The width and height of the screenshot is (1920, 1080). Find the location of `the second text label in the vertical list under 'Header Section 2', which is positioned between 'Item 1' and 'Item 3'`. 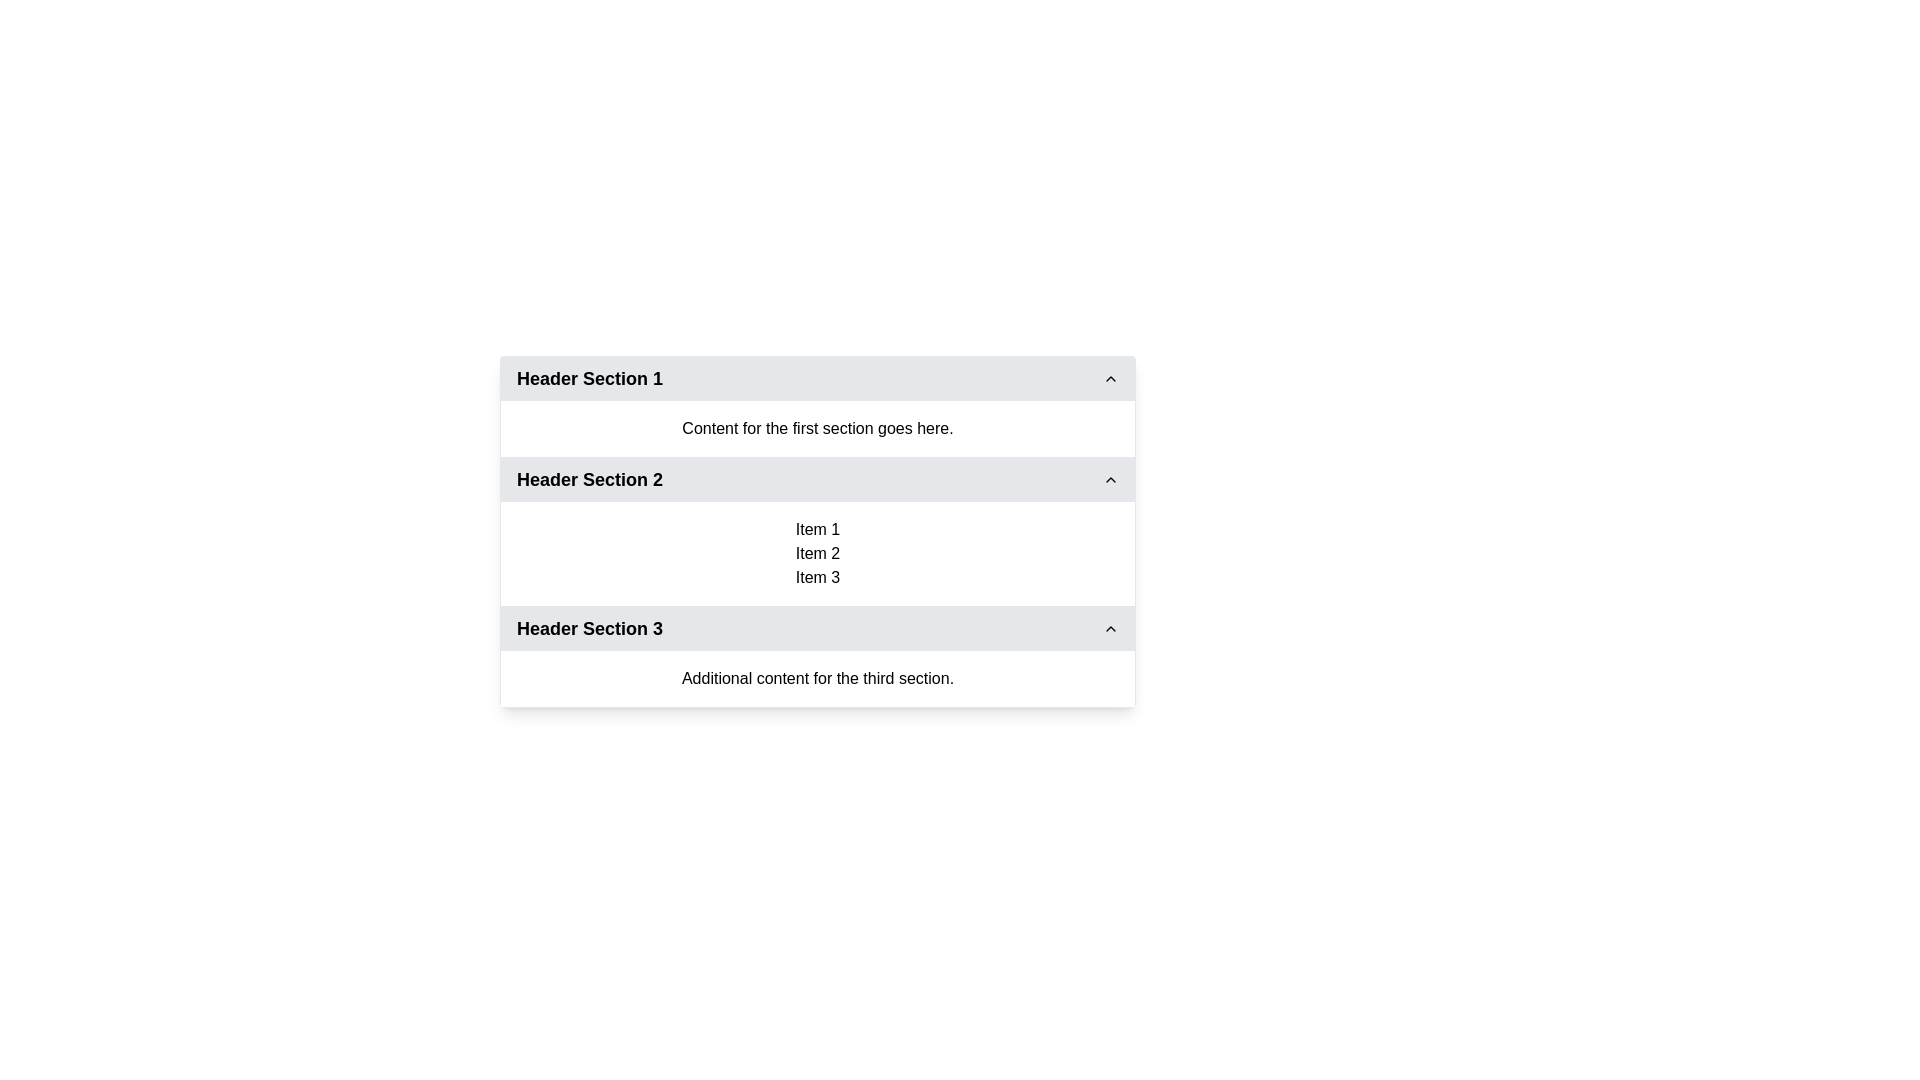

the second text label in the vertical list under 'Header Section 2', which is positioned between 'Item 1' and 'Item 3' is located at coordinates (817, 554).